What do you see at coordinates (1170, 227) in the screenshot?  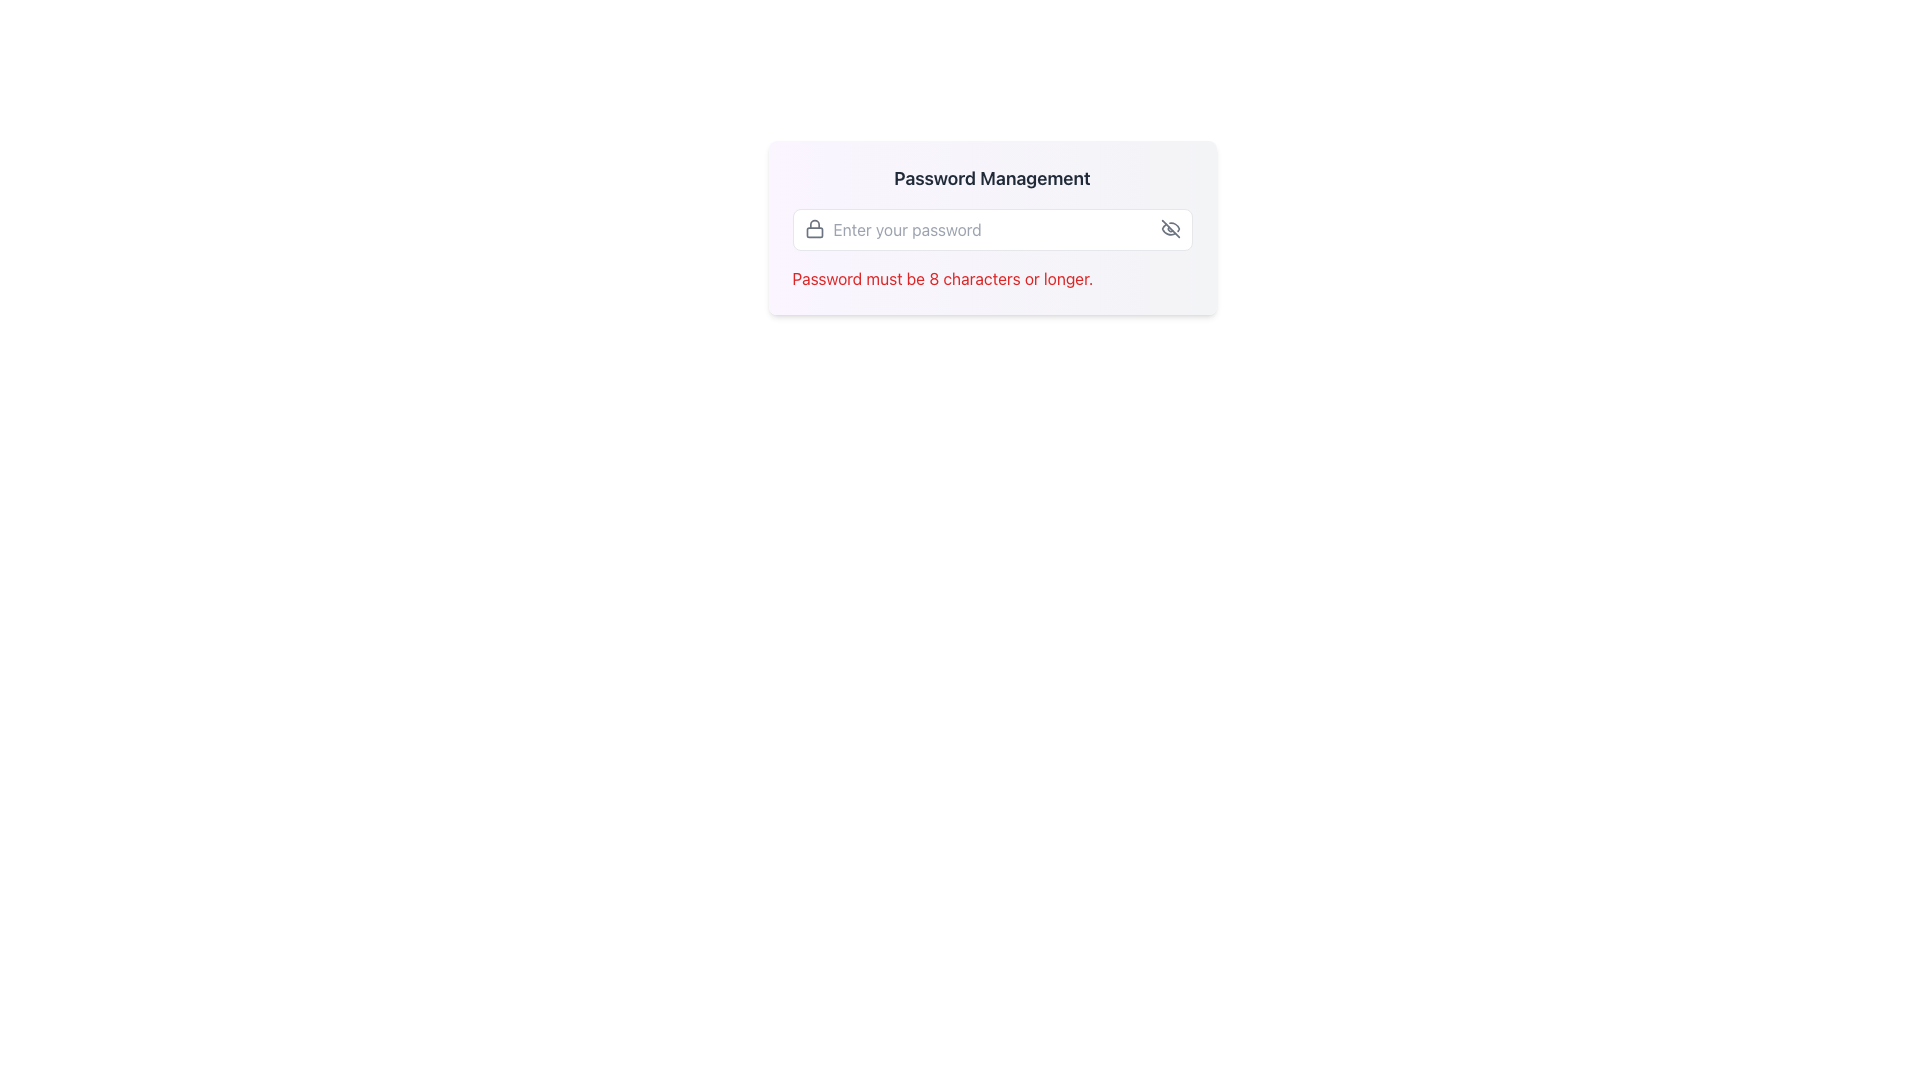 I see `the visibility toggle button for the password input field` at bounding box center [1170, 227].